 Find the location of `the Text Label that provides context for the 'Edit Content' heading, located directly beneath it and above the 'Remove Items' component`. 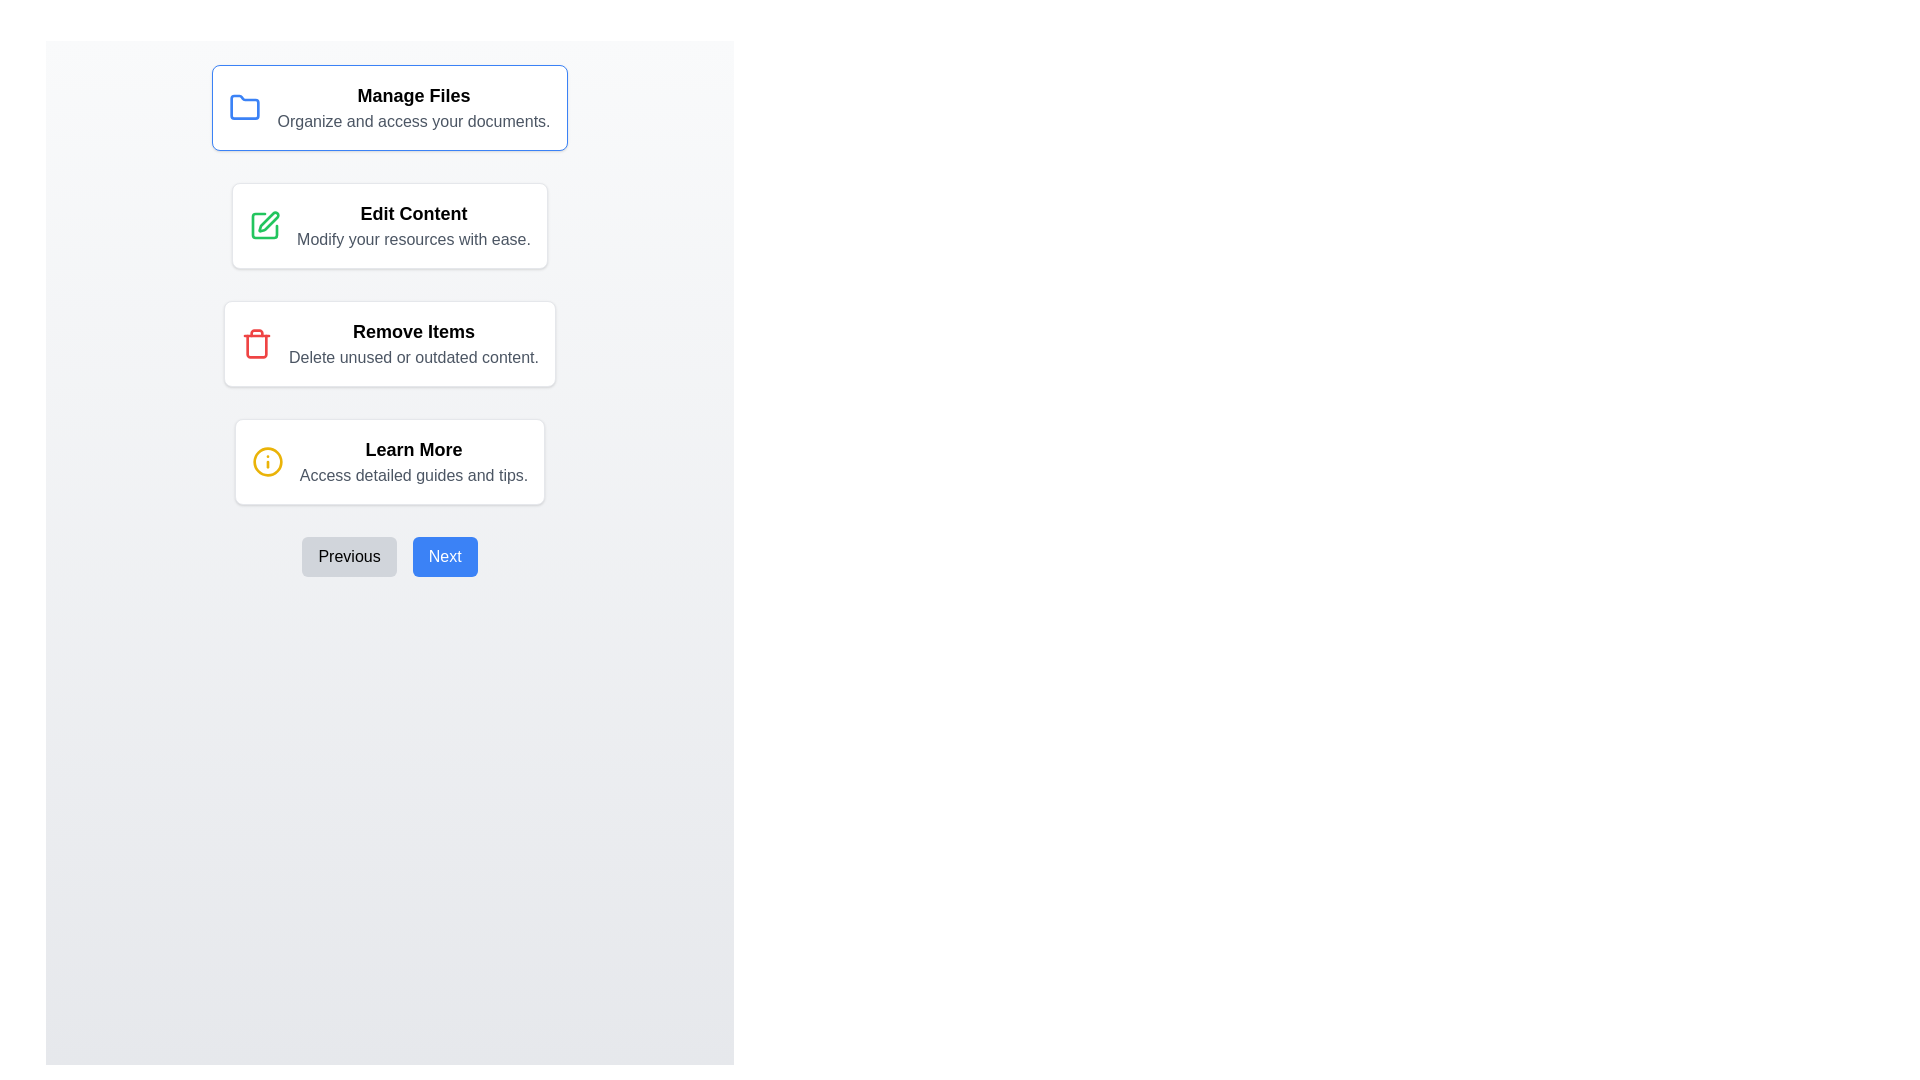

the Text Label that provides context for the 'Edit Content' heading, located directly beneath it and above the 'Remove Items' component is located at coordinates (412, 238).